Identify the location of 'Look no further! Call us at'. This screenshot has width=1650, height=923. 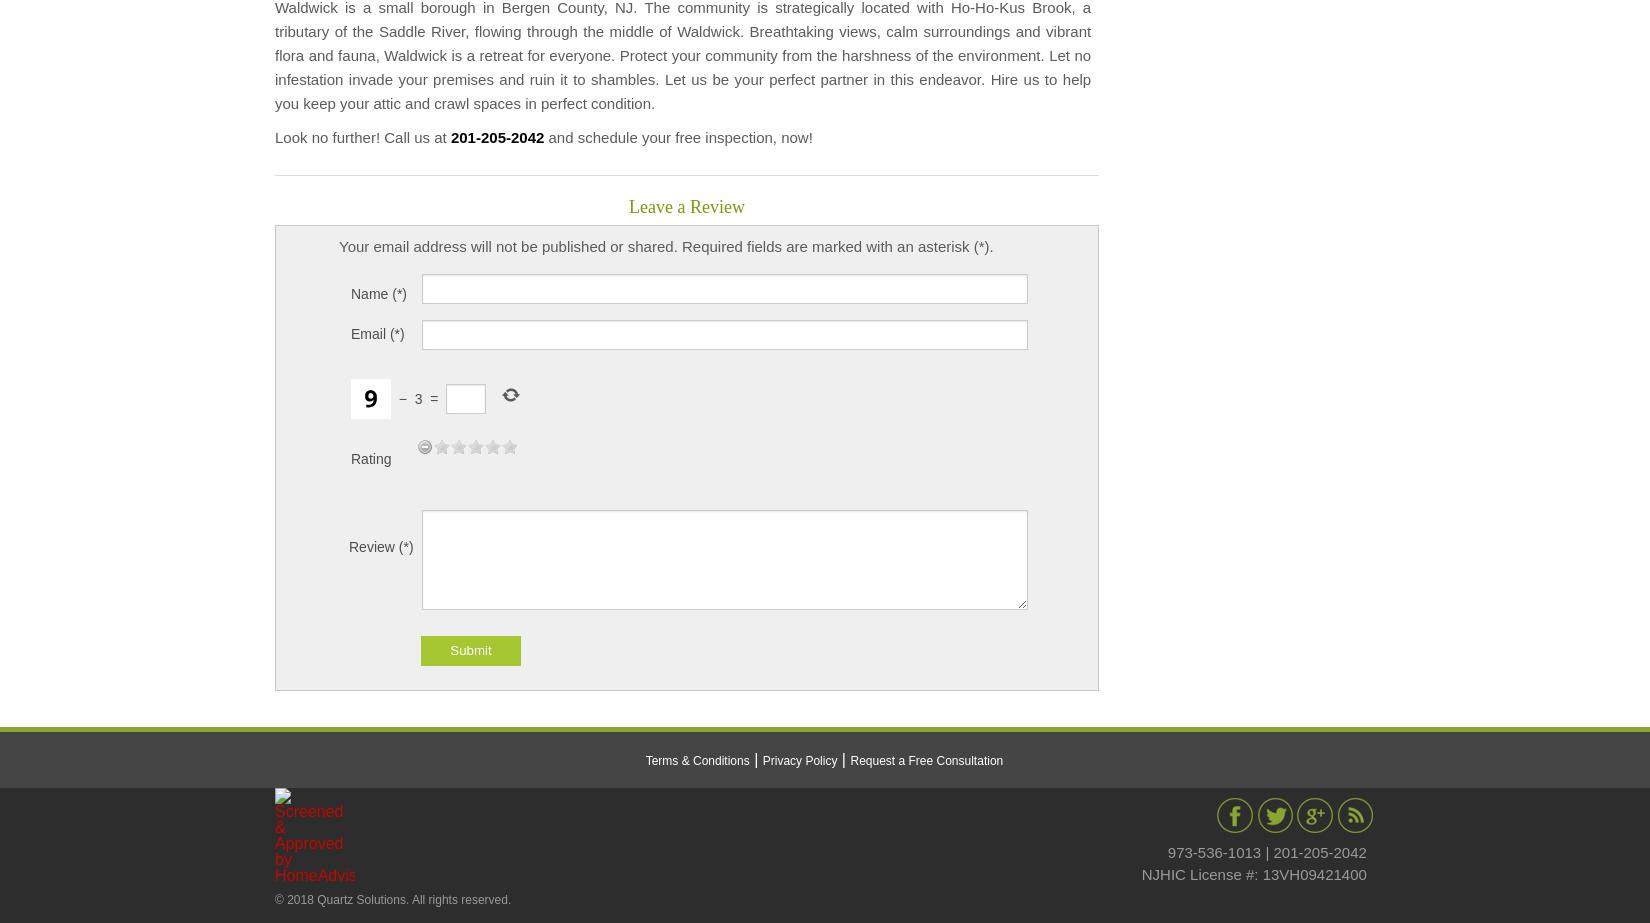
(362, 136).